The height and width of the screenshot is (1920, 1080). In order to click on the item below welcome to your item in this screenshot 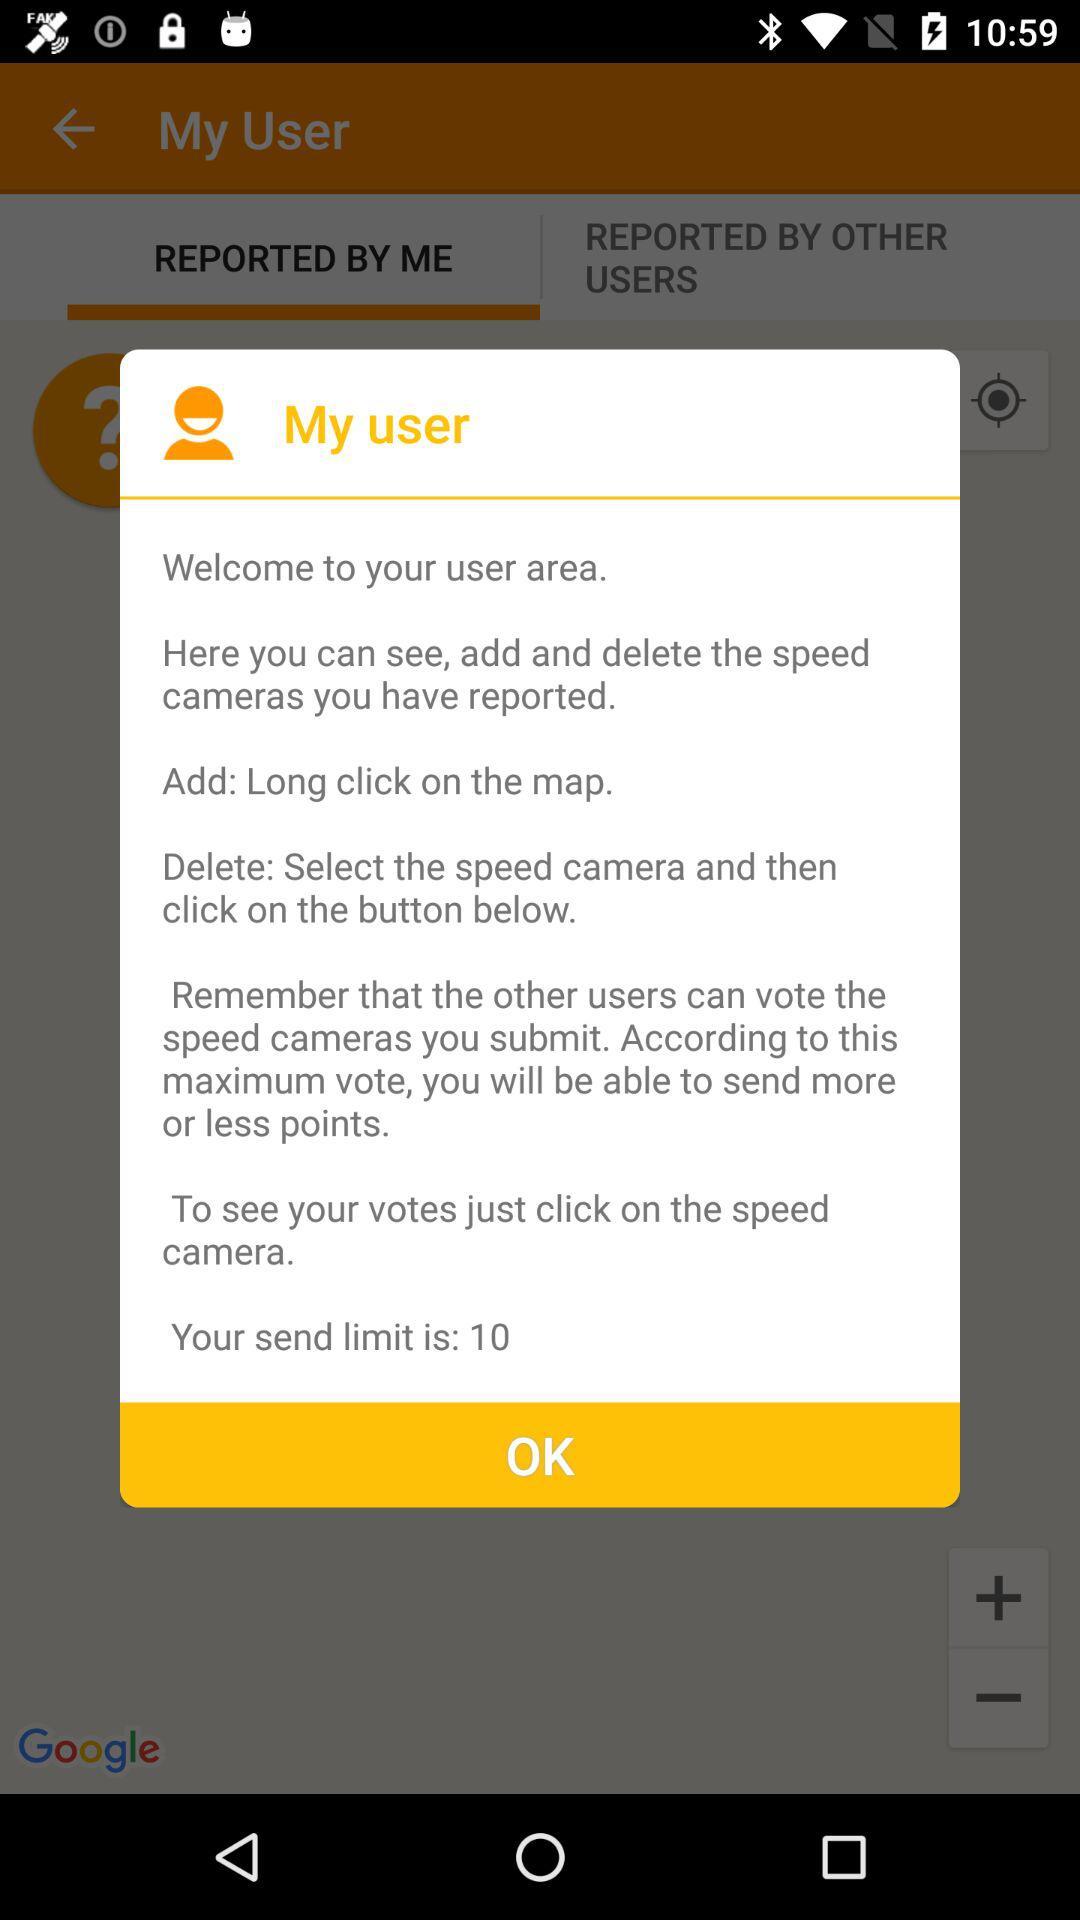, I will do `click(540, 1454)`.